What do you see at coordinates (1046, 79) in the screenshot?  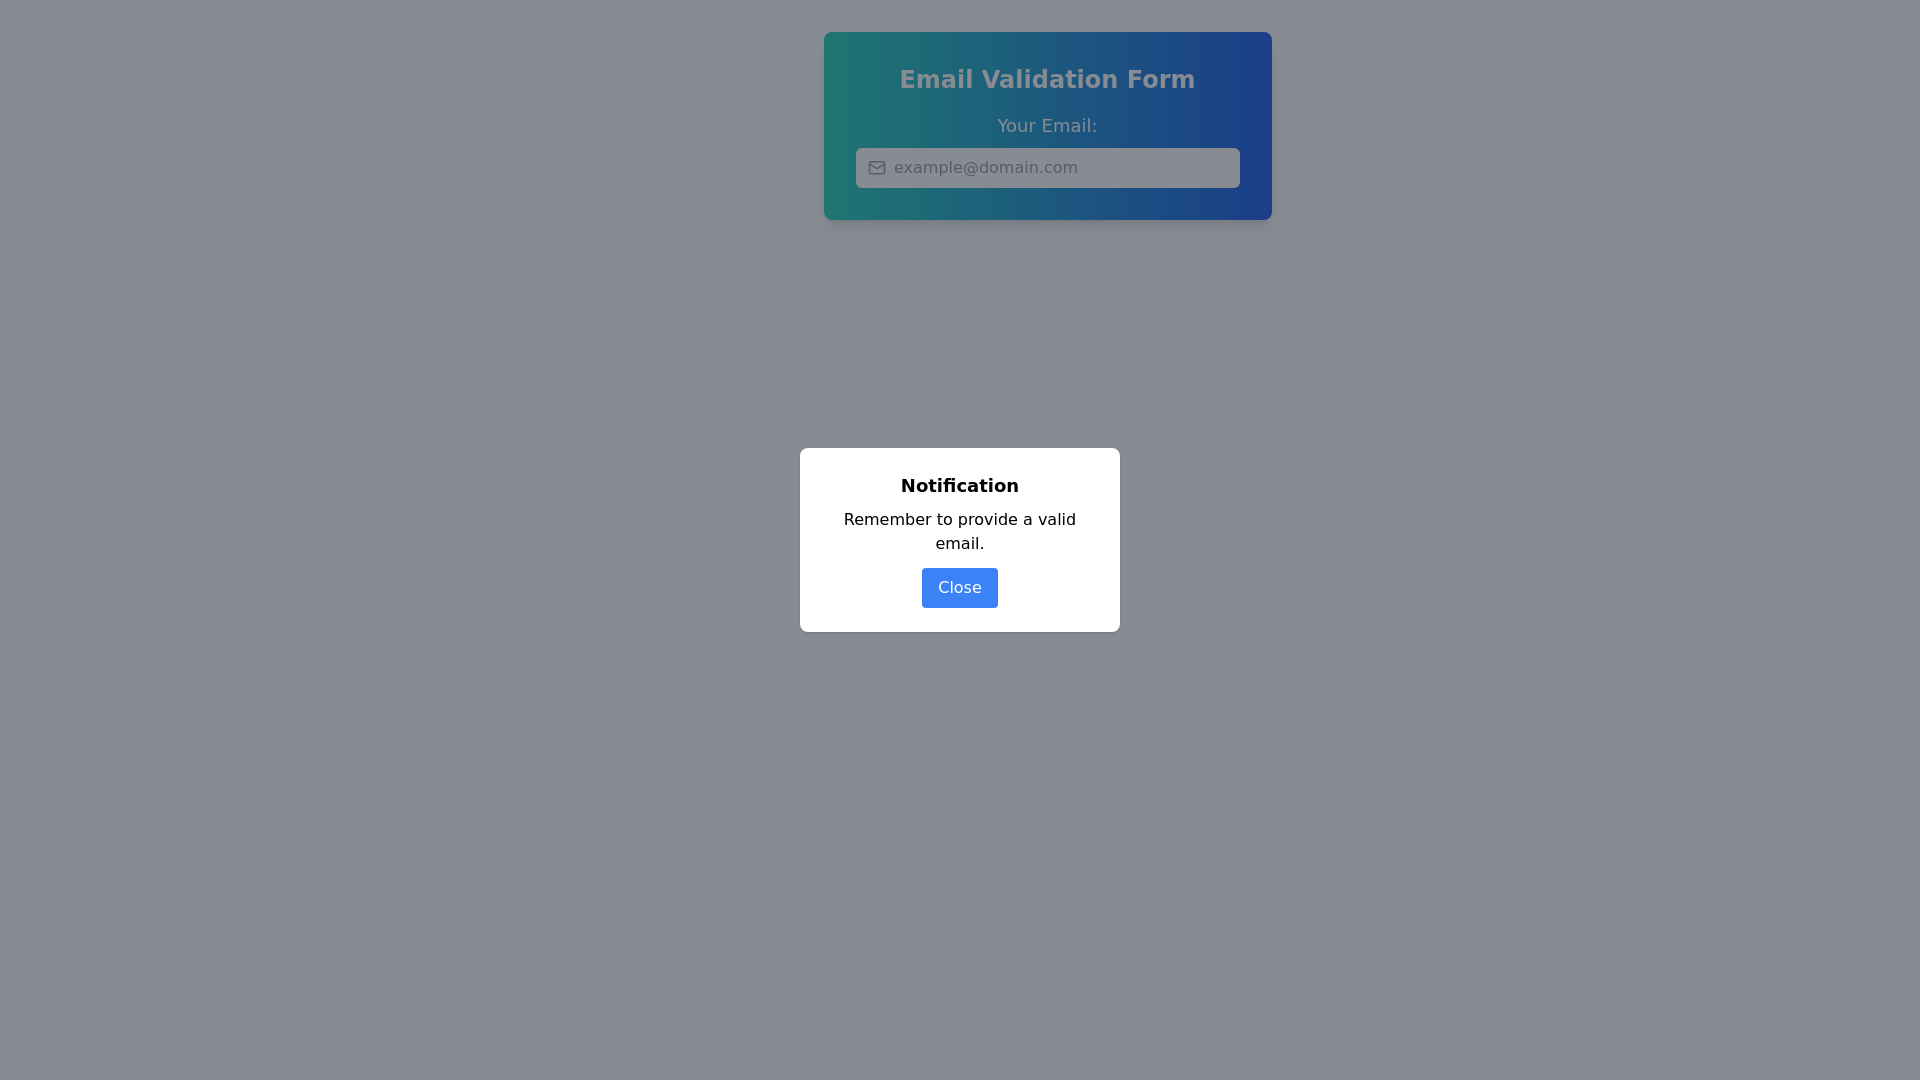 I see `the Text label at the top center of the form, which serves as the title or header providing context about the form's purpose` at bounding box center [1046, 79].